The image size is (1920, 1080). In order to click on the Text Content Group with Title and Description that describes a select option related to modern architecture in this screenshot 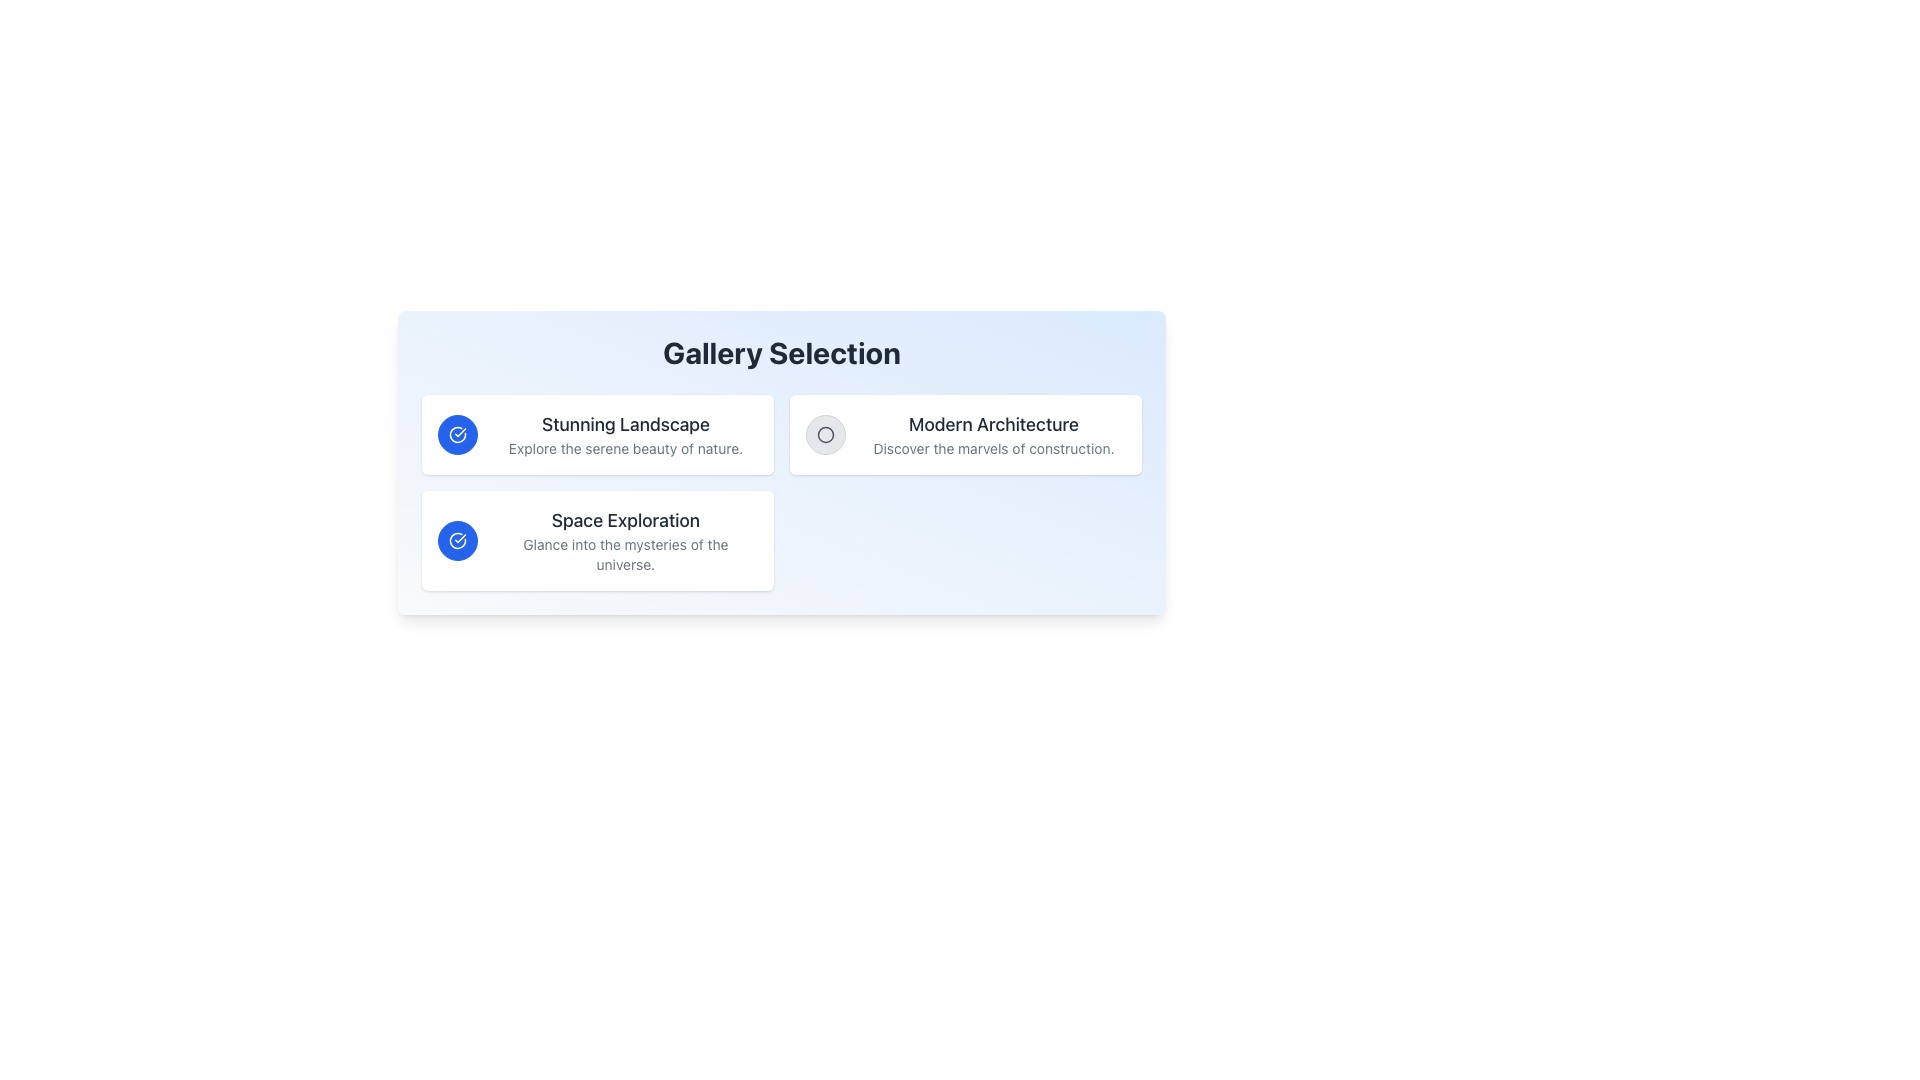, I will do `click(993, 434)`.